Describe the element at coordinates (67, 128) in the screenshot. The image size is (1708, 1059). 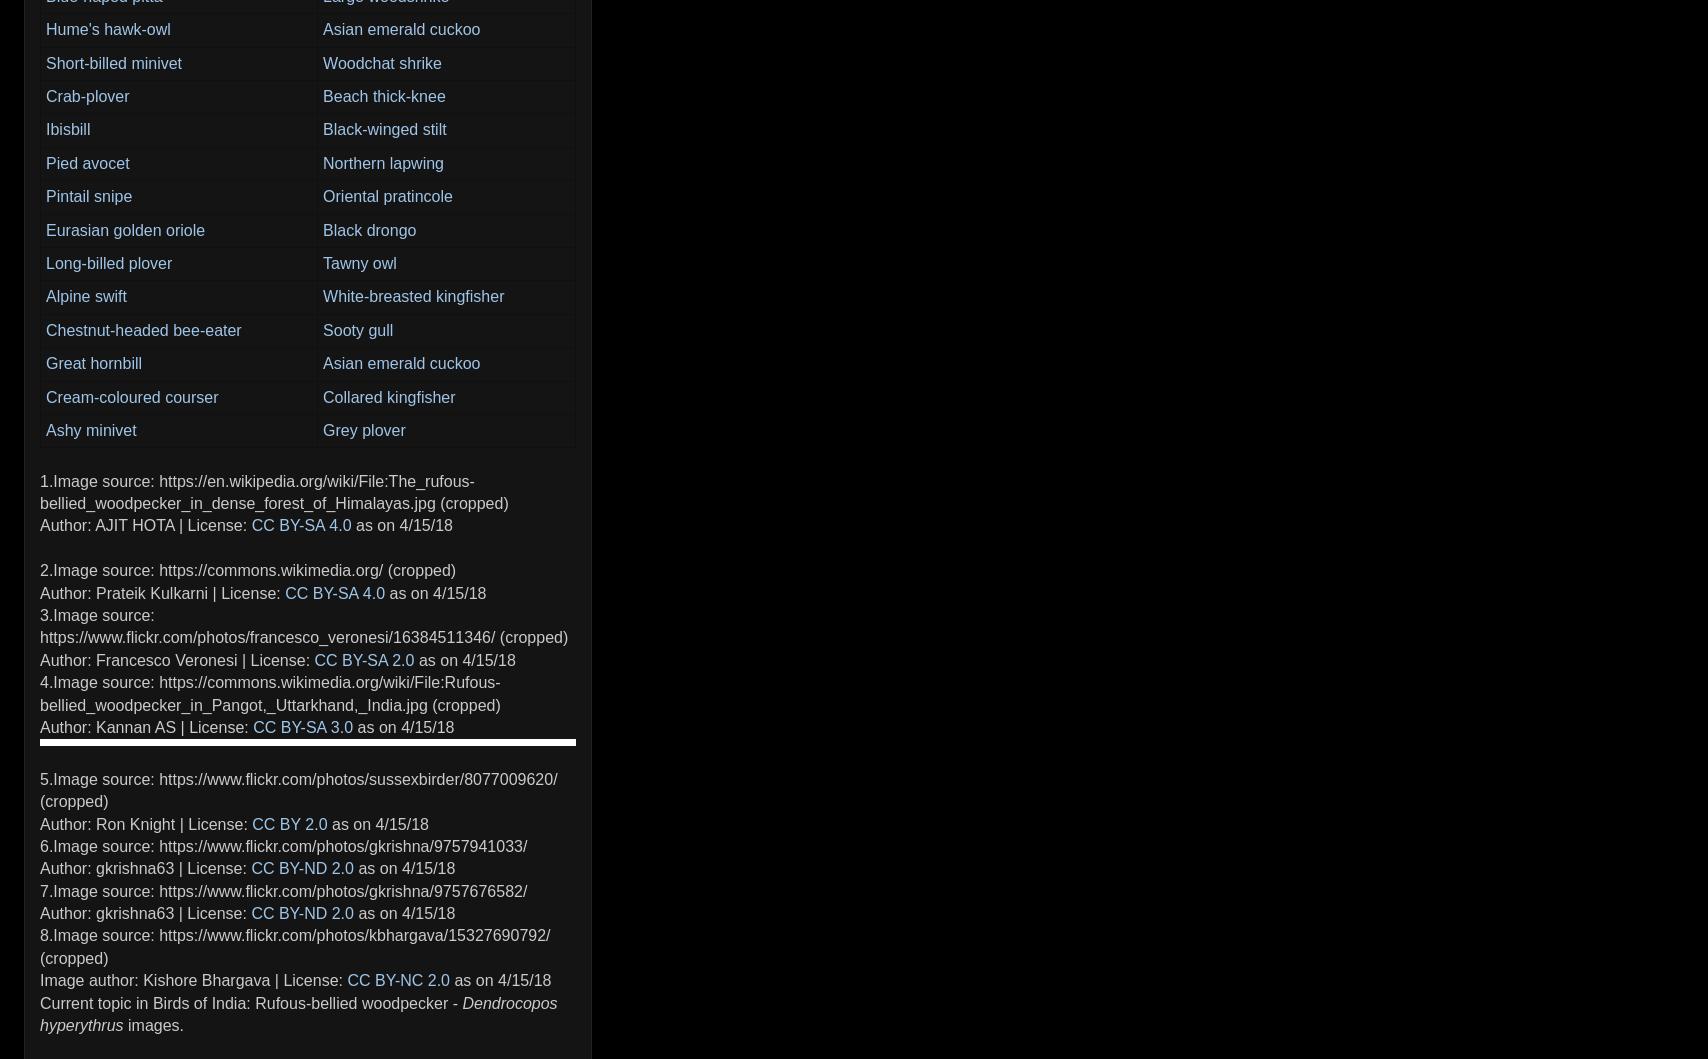
I see `'Ibisbill'` at that location.